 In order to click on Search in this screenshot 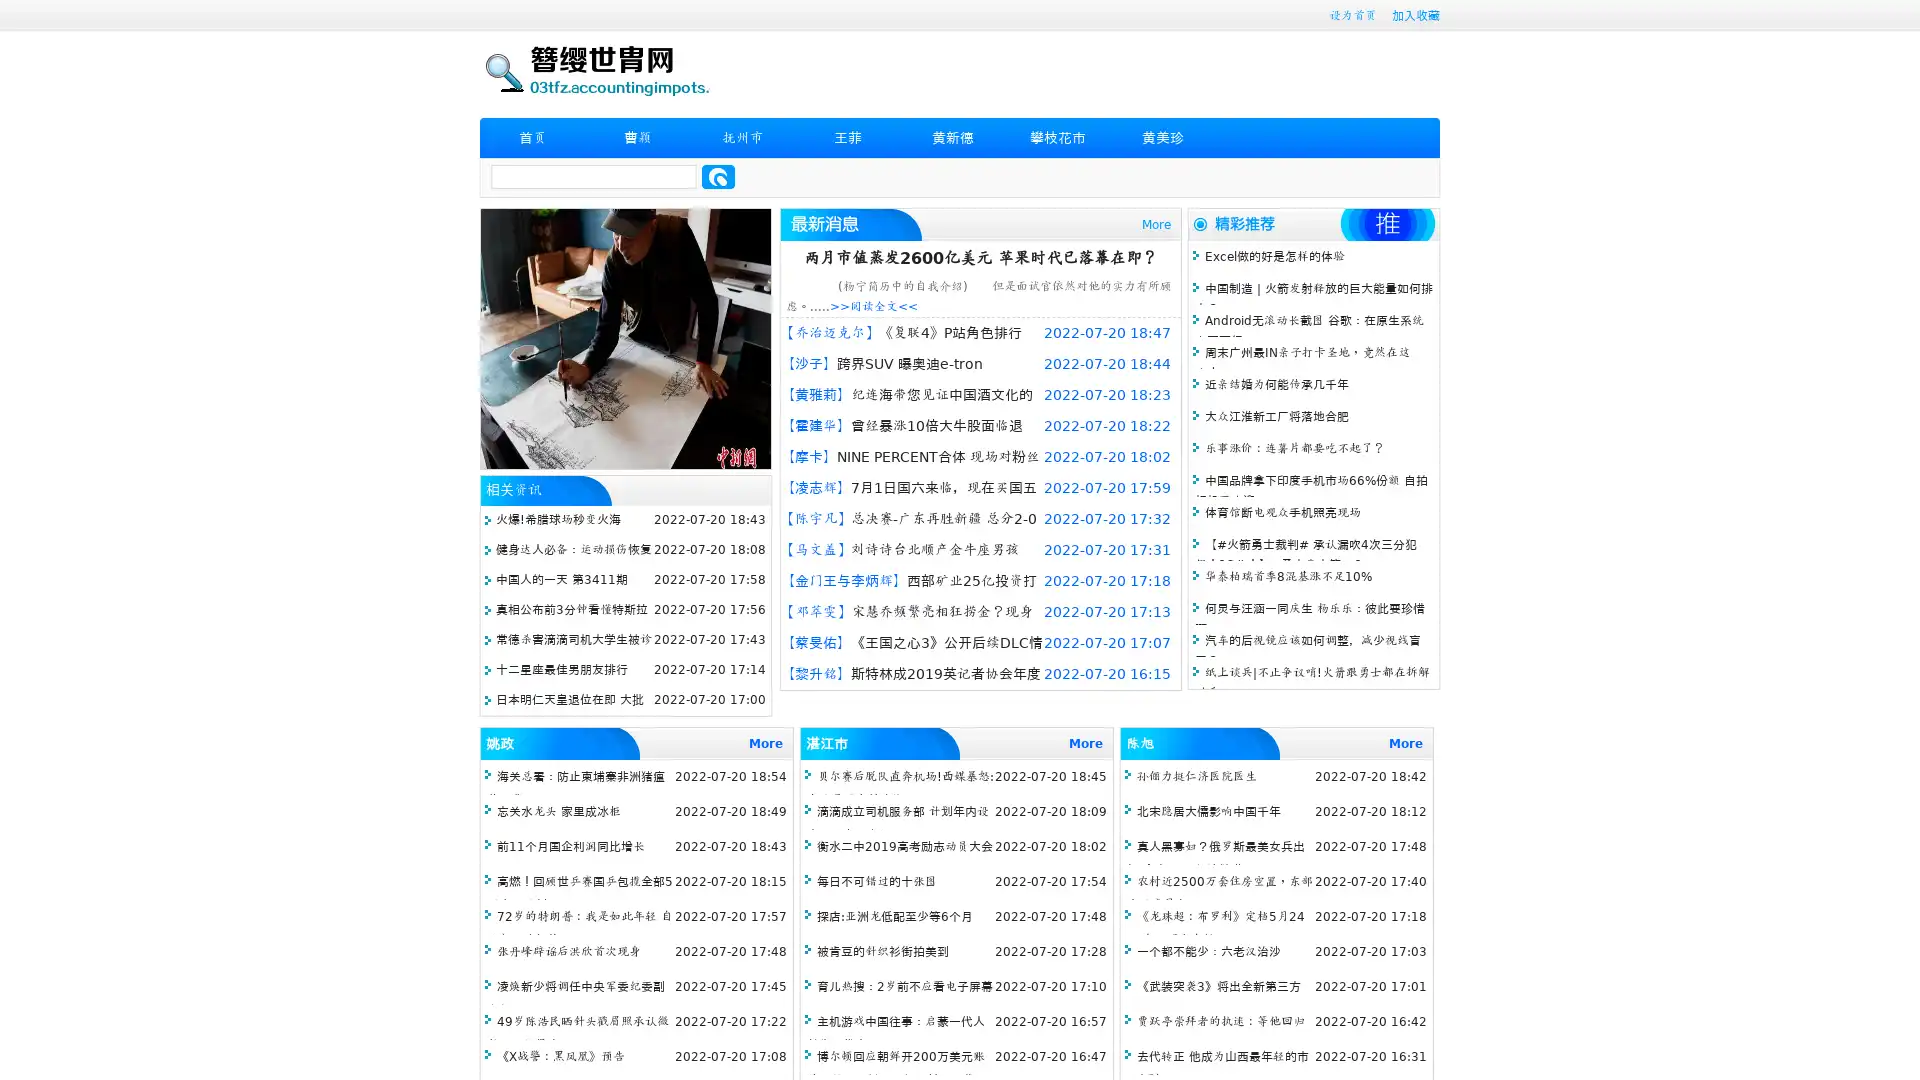, I will do `click(718, 176)`.